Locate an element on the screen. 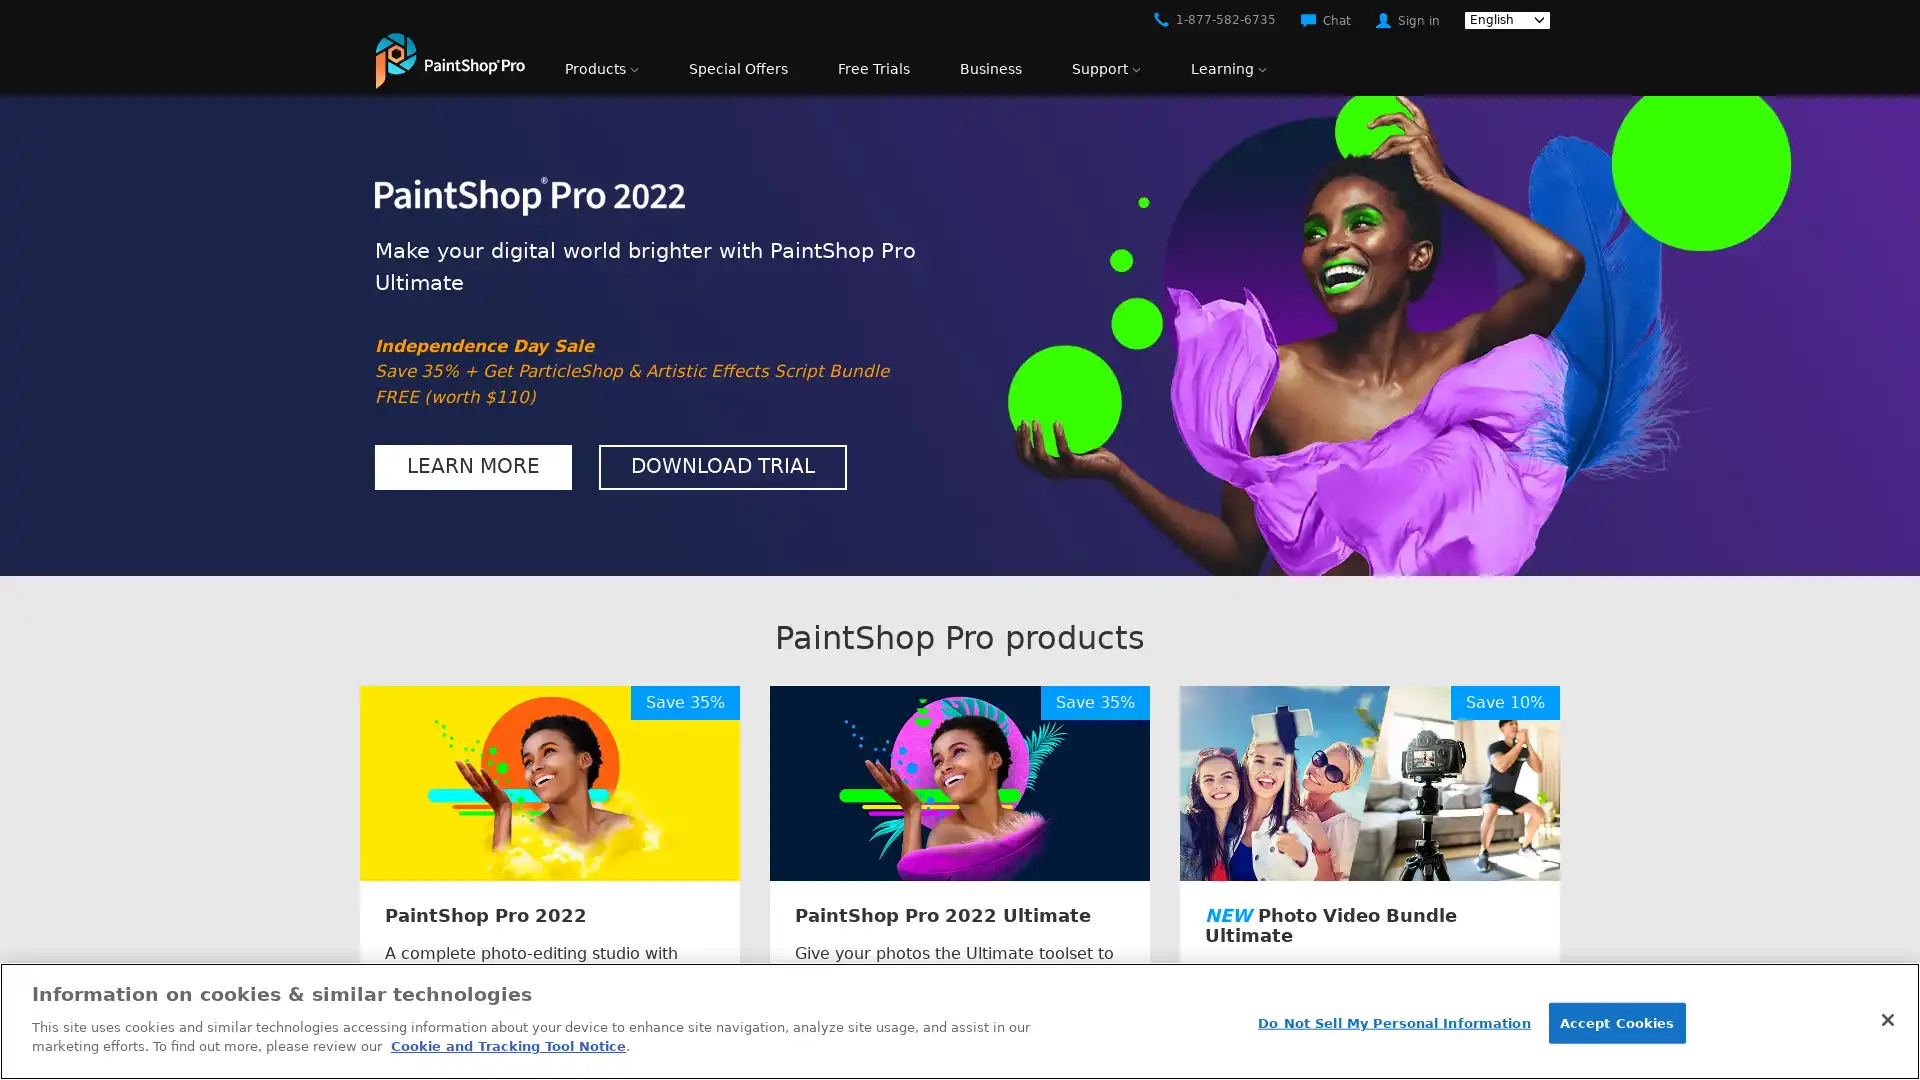 Image resolution: width=1920 pixels, height=1080 pixels. Do Not Sell My Personal Information is located at coordinates (1392, 1022).